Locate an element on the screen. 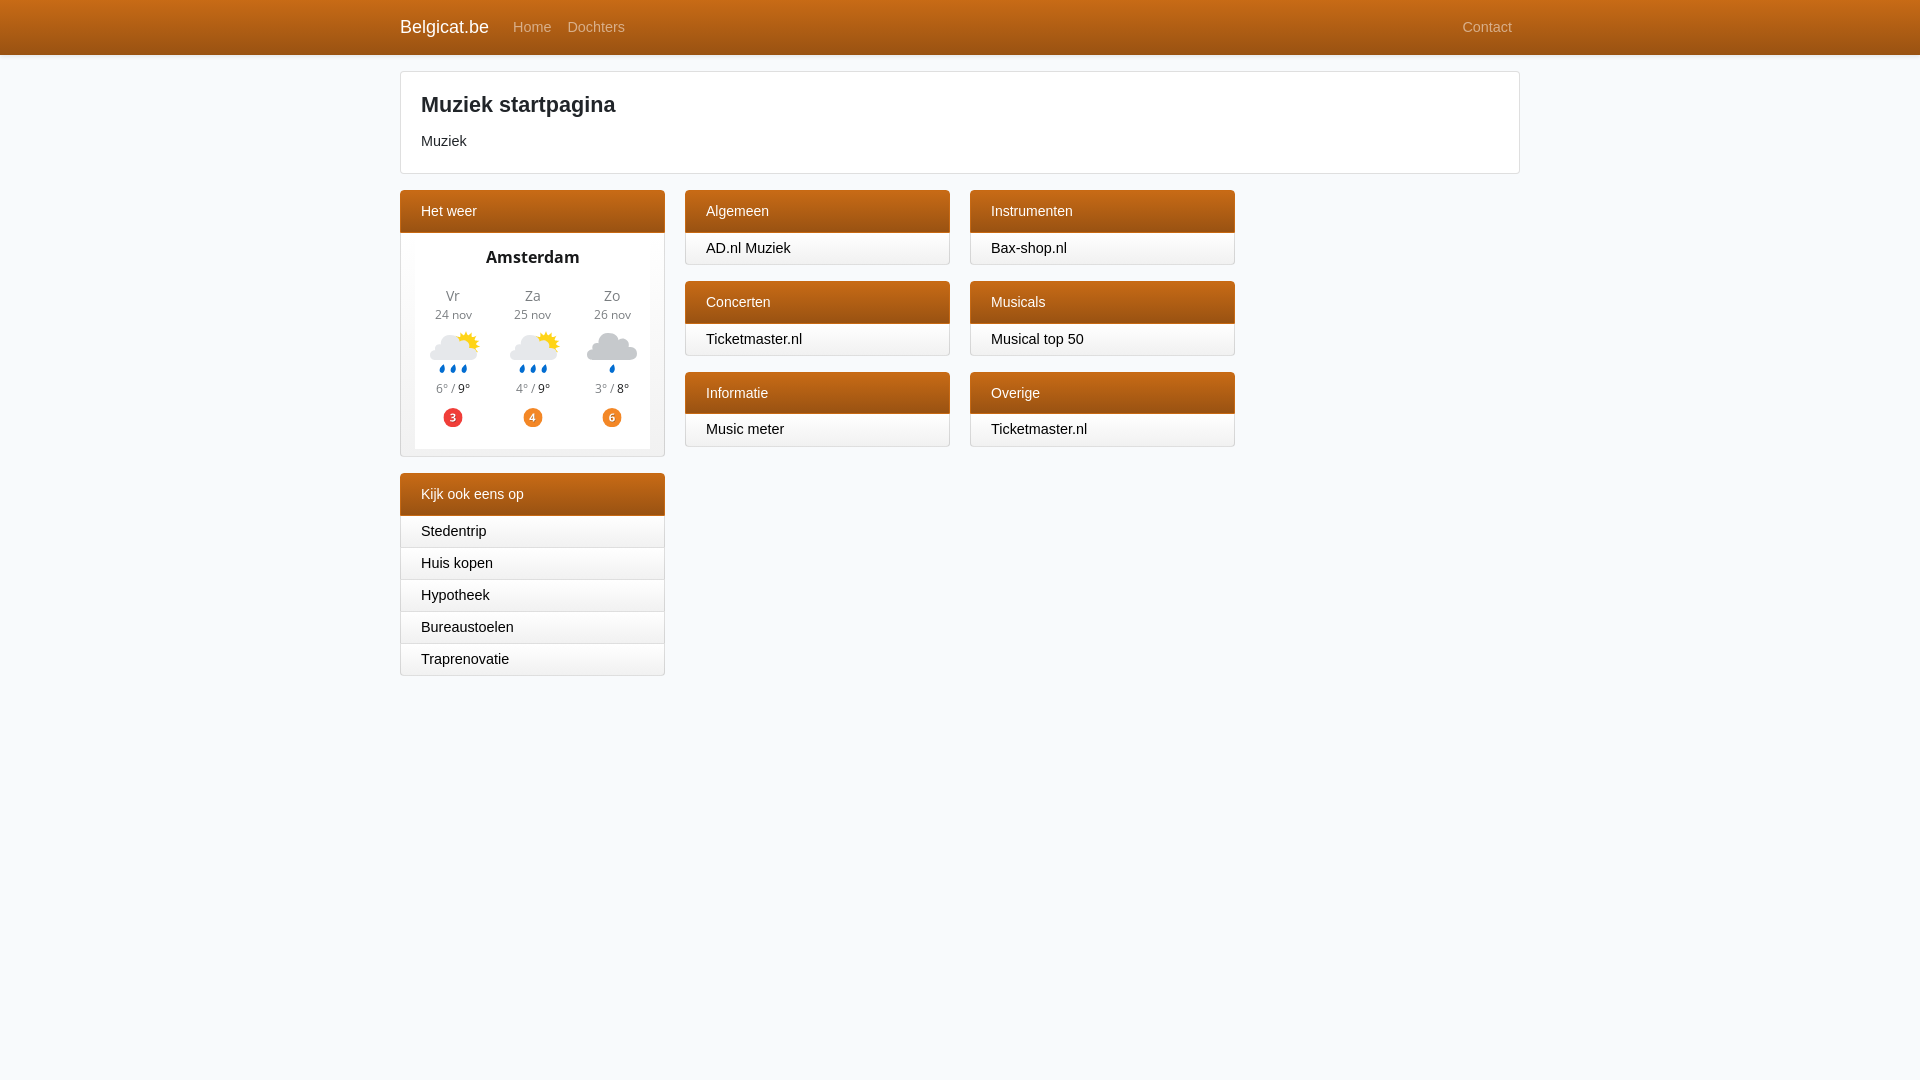 The image size is (1920, 1080). 'Hypotheek' is located at coordinates (532, 595).